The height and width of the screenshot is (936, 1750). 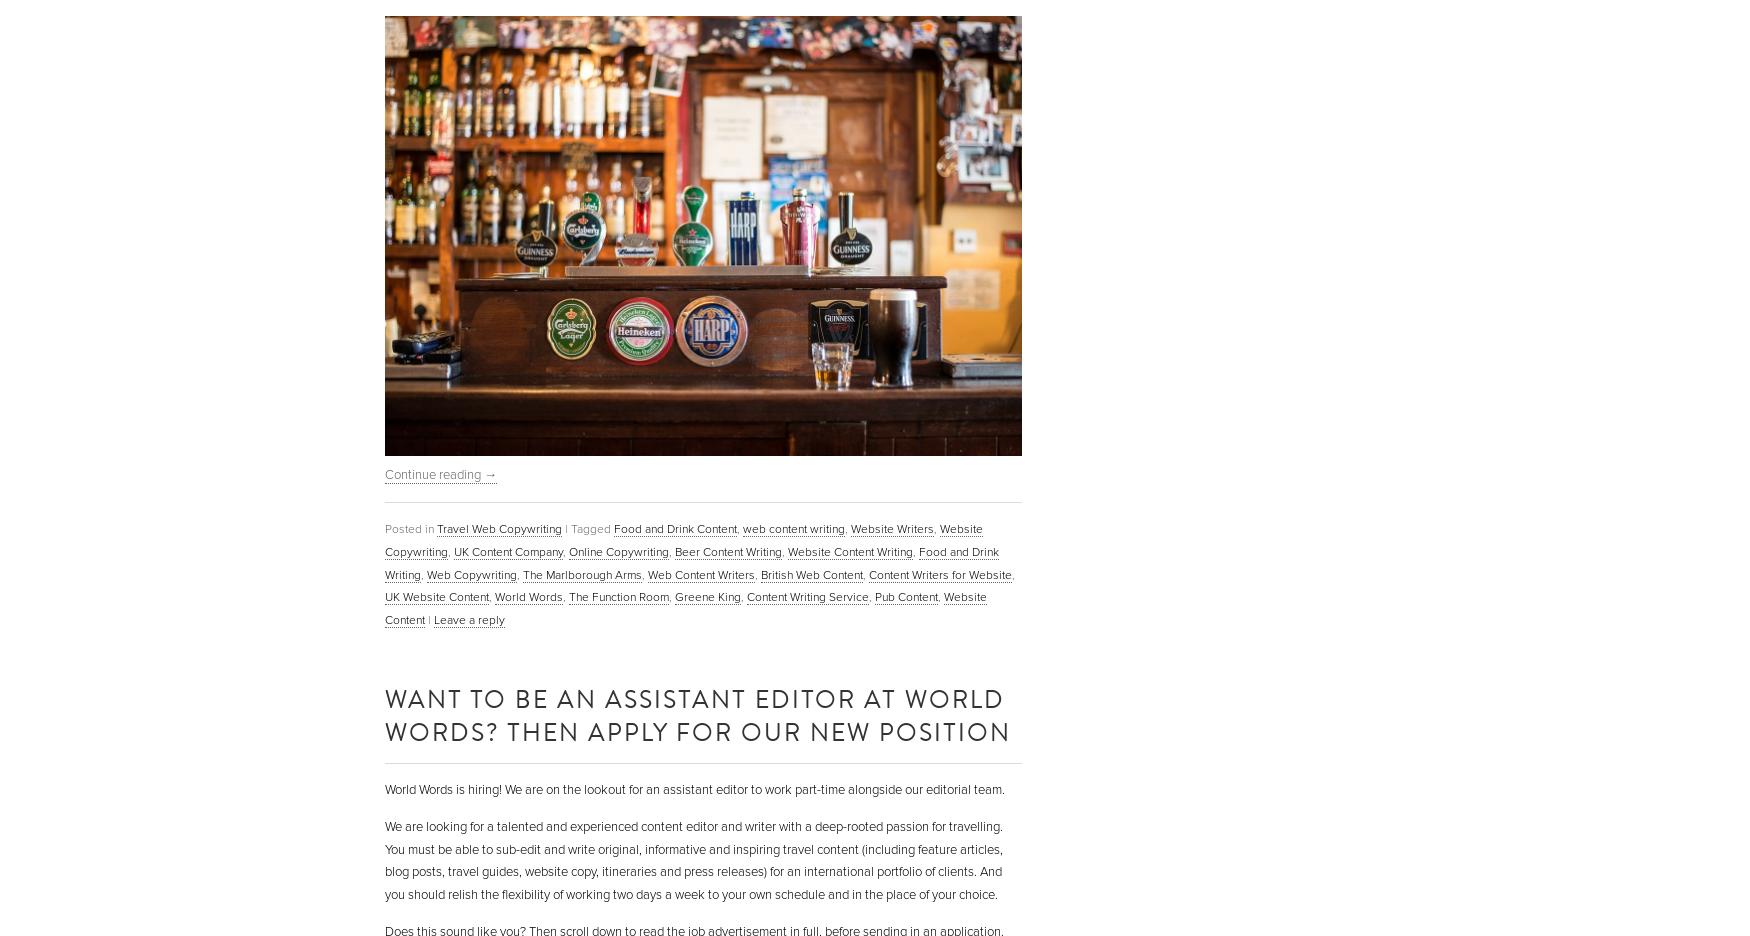 I want to click on 'Leave a reply', so click(x=469, y=620).